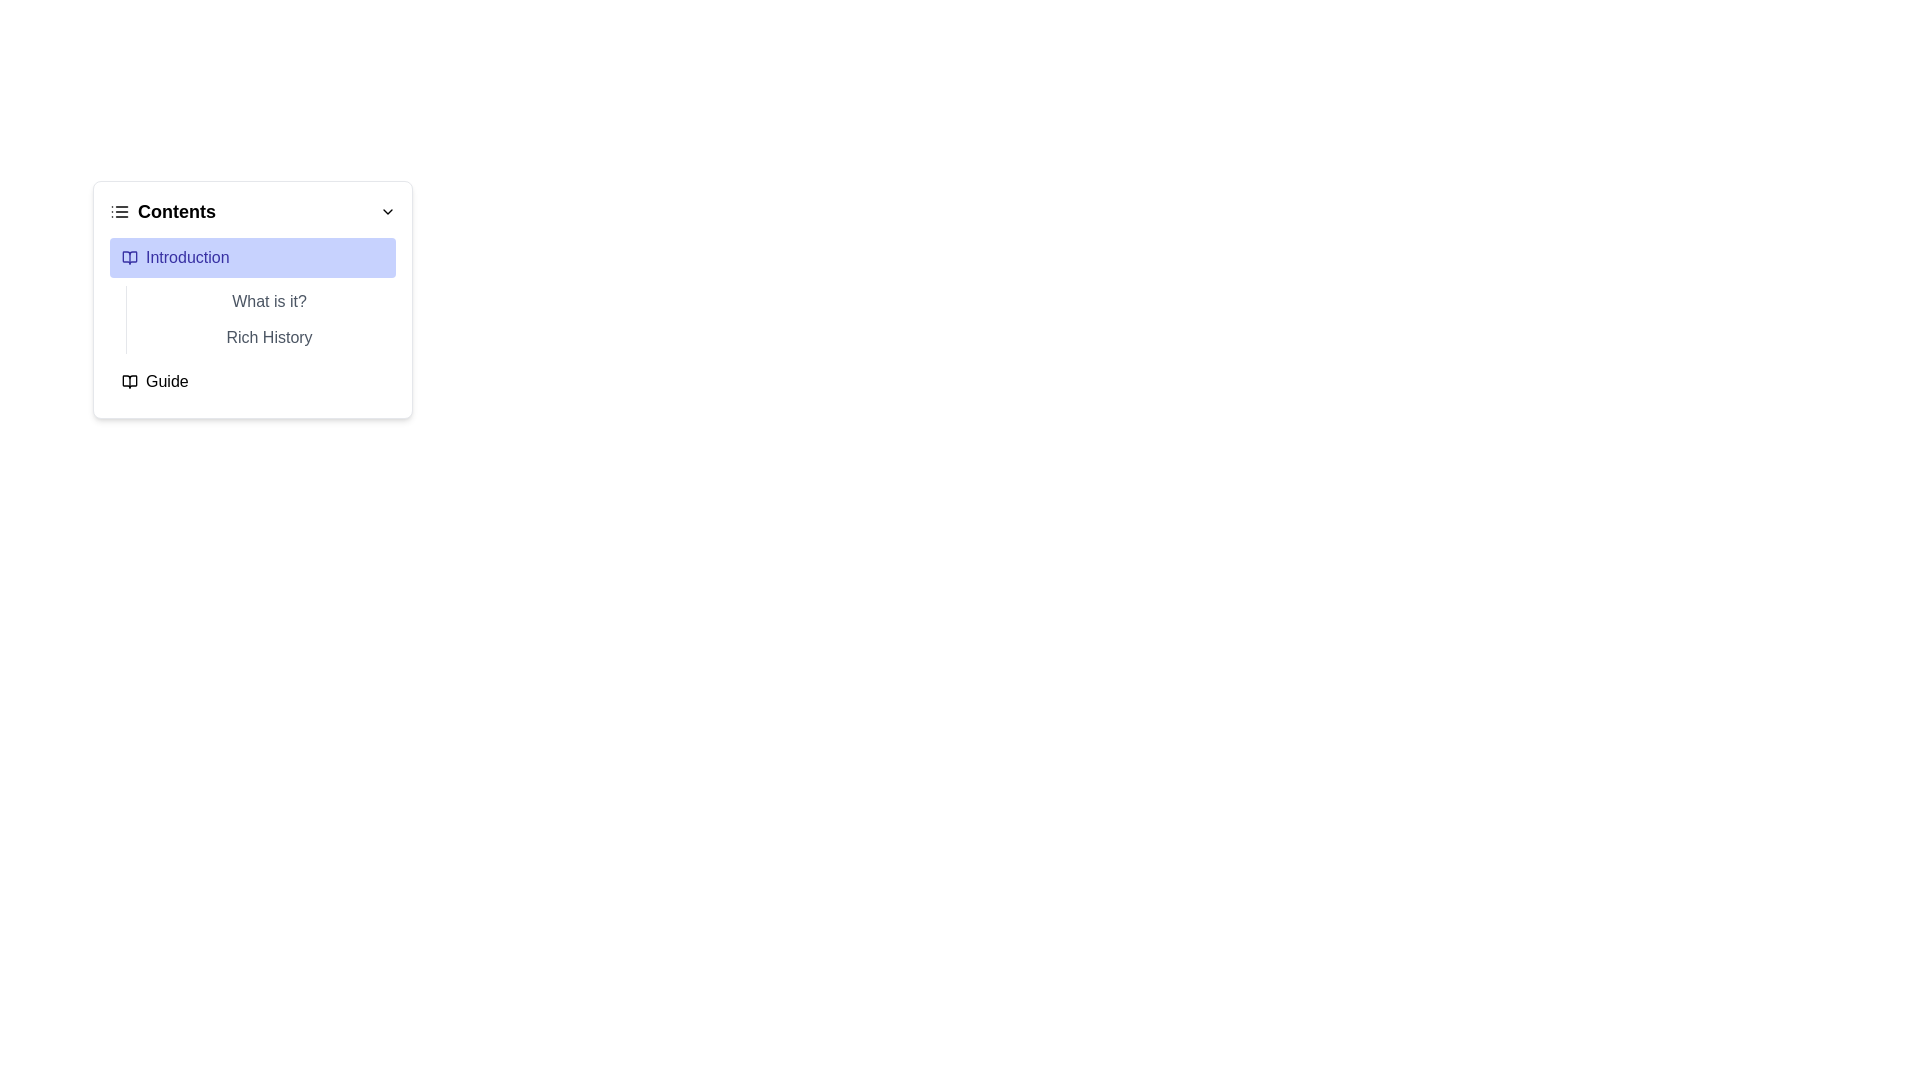 The image size is (1920, 1080). What do you see at coordinates (128, 257) in the screenshot?
I see `the presence of the small open book icon located in the navigation menu labeled 'Contents', positioned to the left of the text 'Introduction'` at bounding box center [128, 257].